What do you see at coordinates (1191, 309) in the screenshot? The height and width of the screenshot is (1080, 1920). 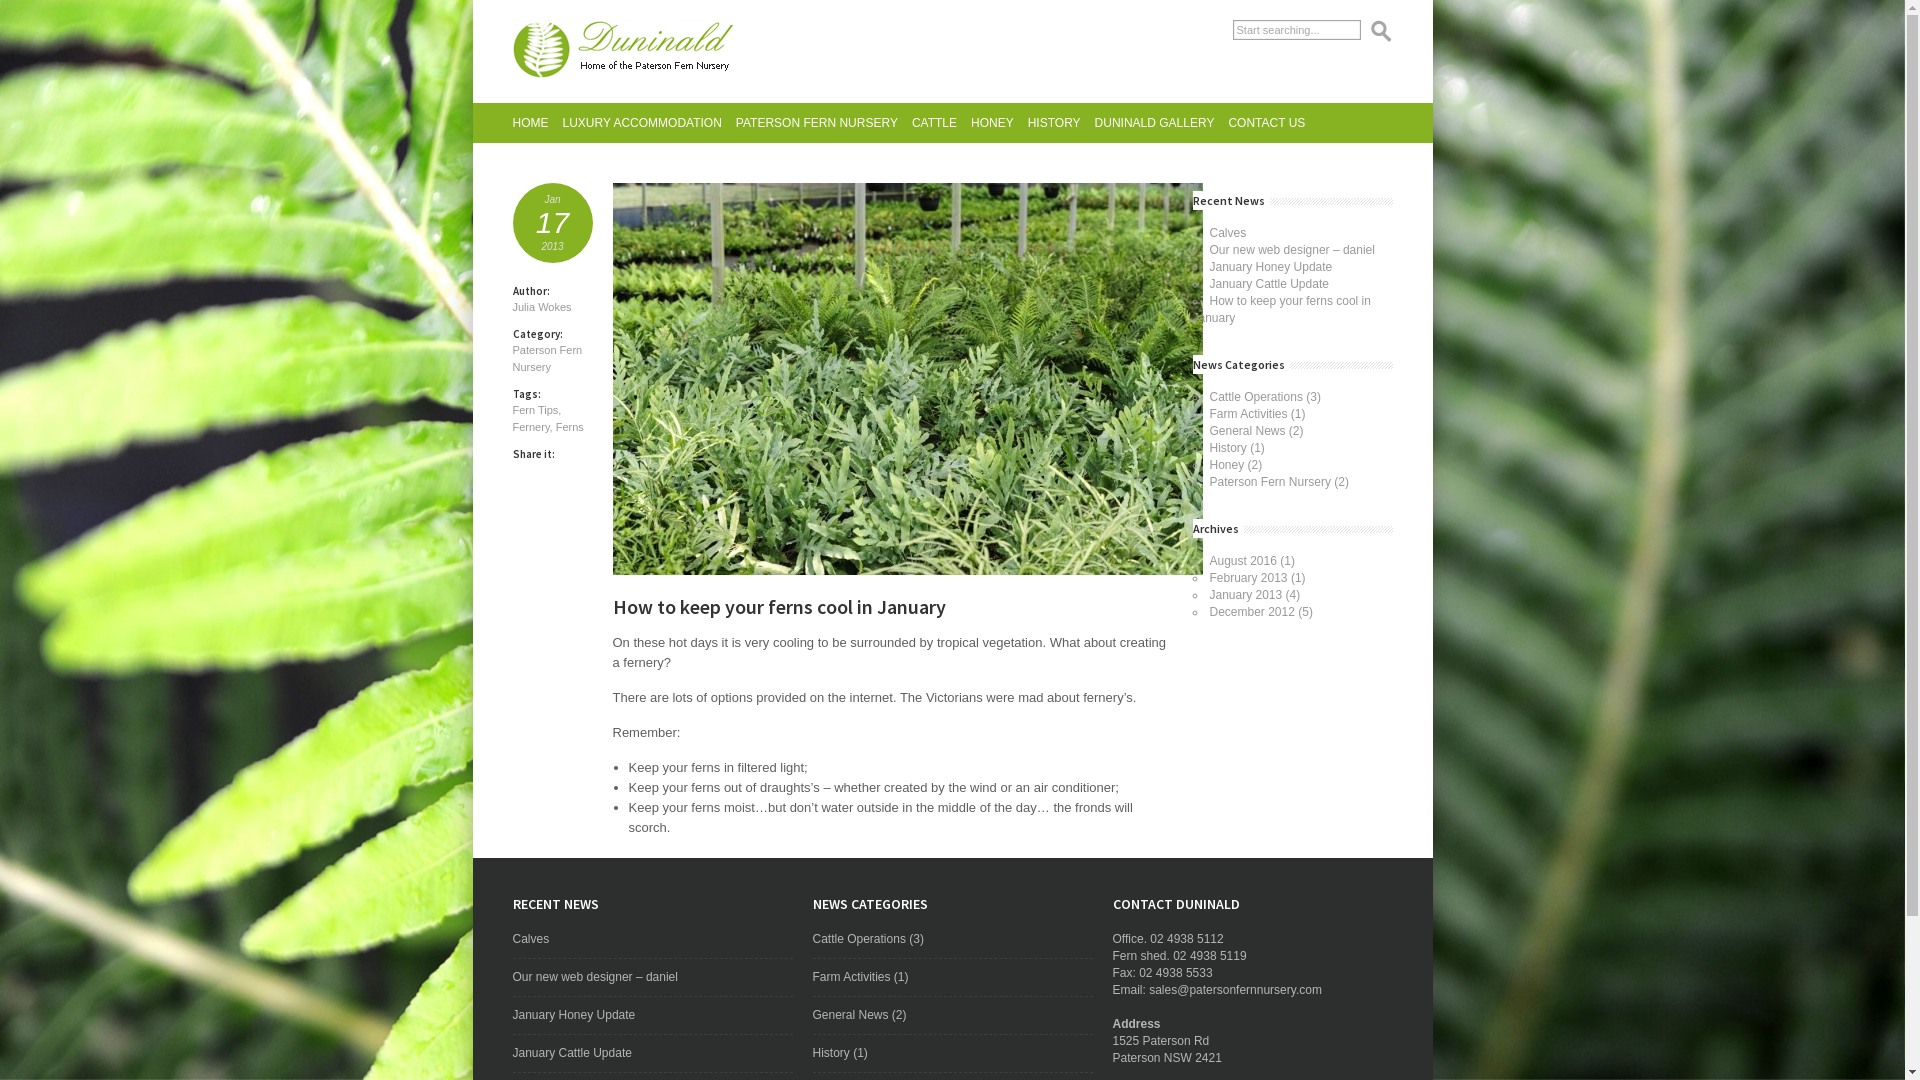 I see `'How to keep your ferns cool in January'` at bounding box center [1191, 309].